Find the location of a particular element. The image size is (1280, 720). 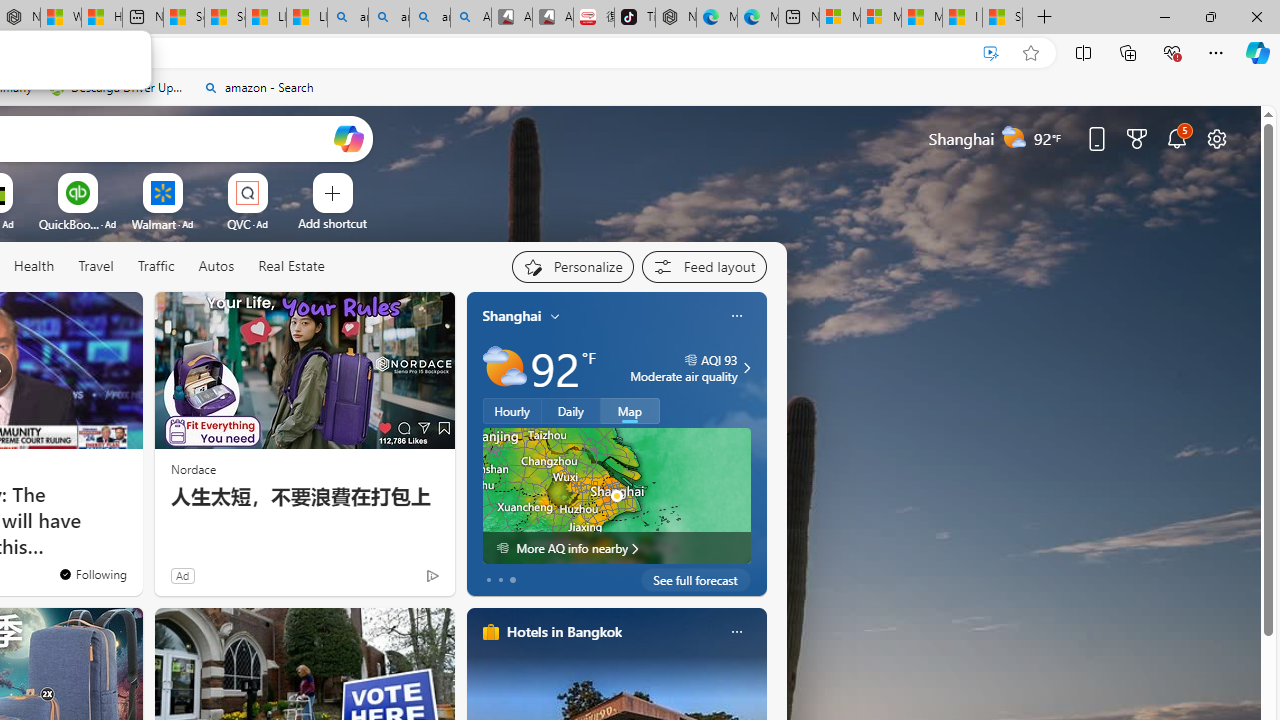

'Shanghai' is located at coordinates (512, 315).